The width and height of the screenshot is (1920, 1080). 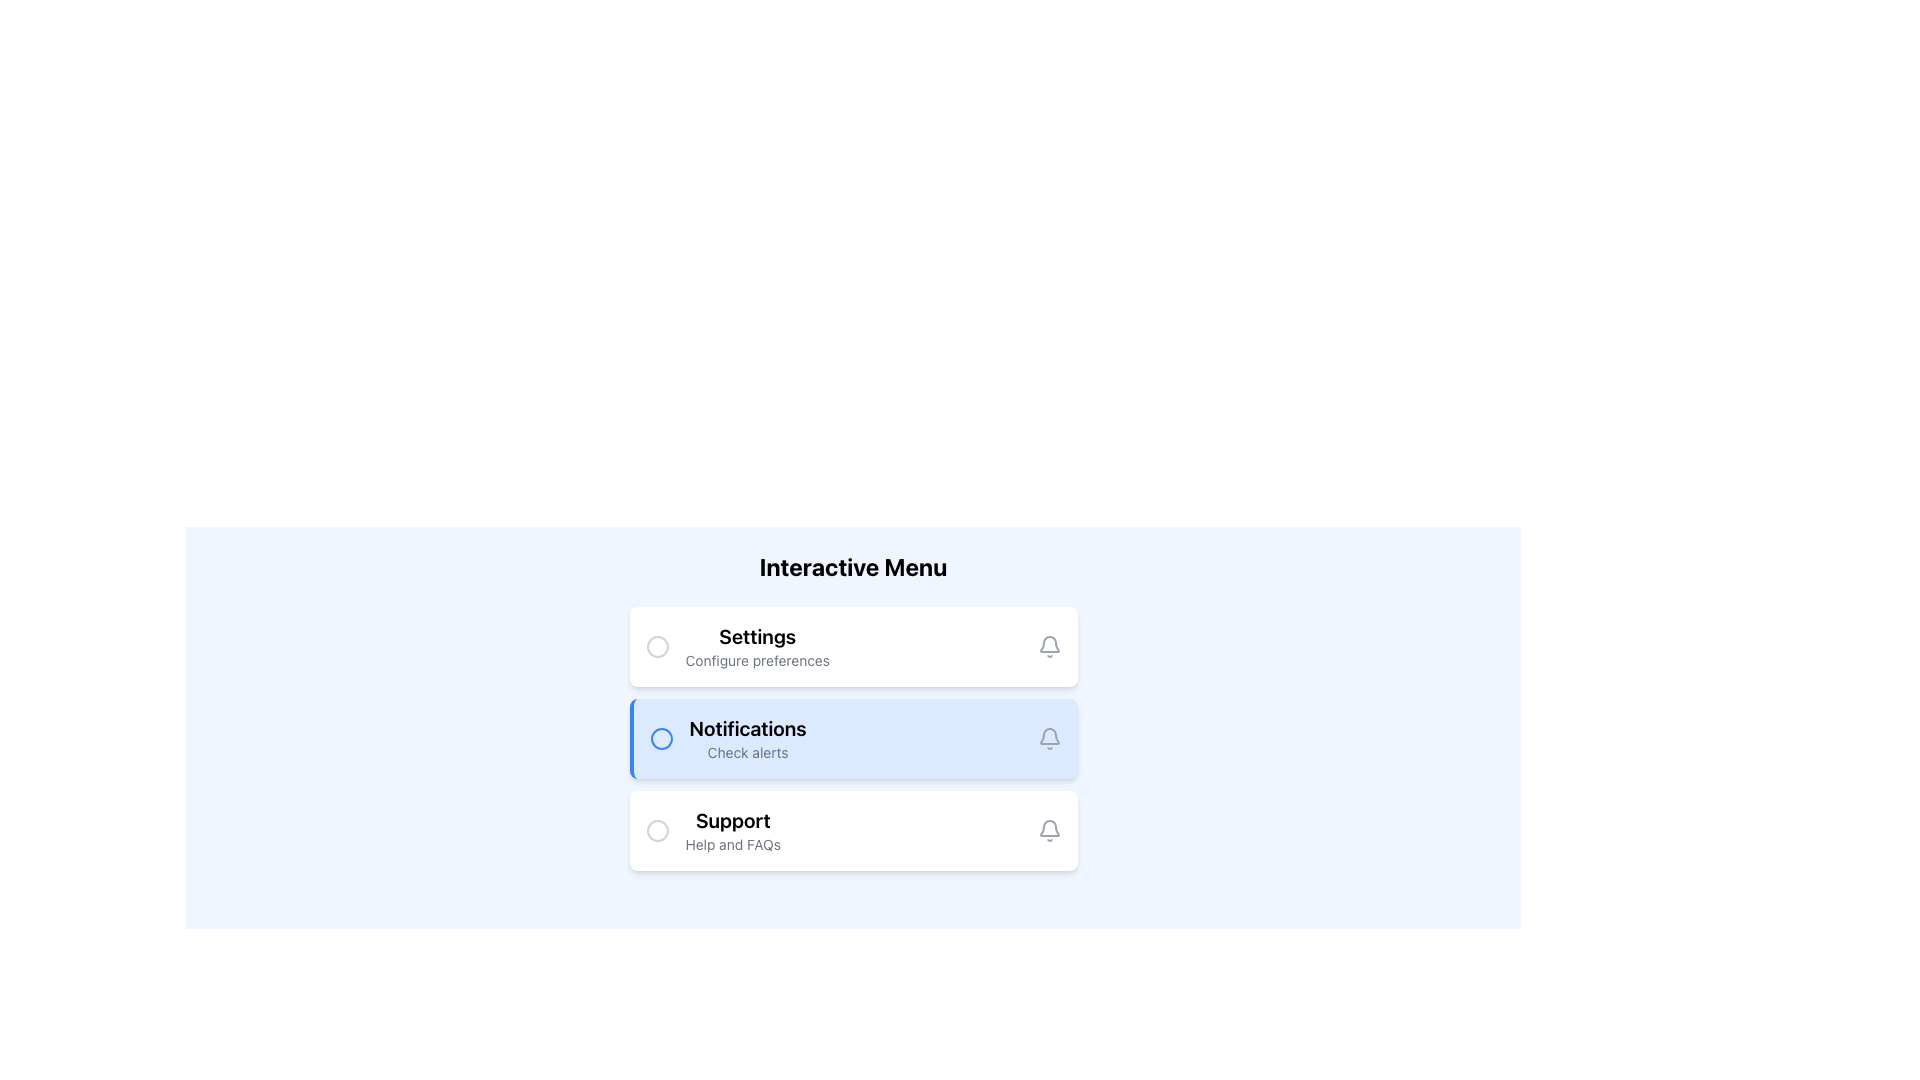 What do you see at coordinates (853, 744) in the screenshot?
I see `the second card element in the vertical list` at bounding box center [853, 744].